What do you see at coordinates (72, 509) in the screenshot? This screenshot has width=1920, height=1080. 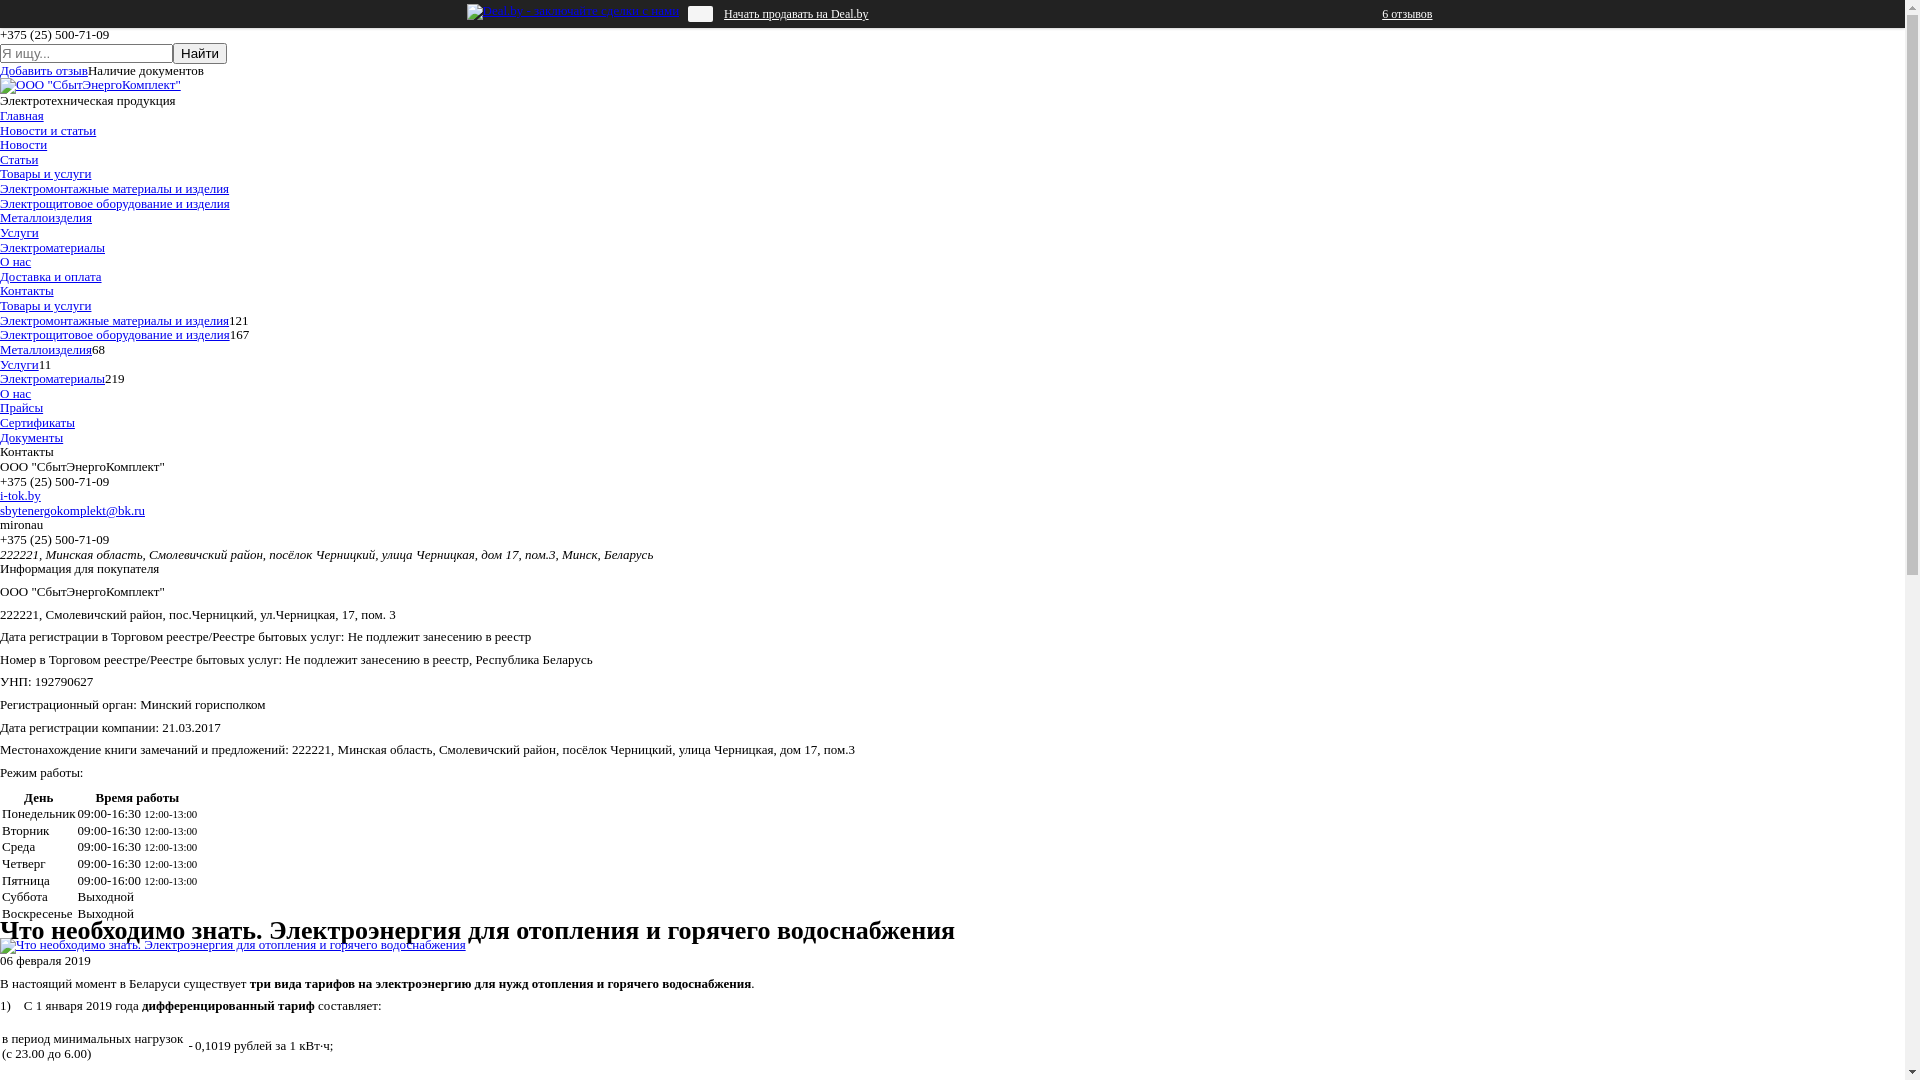 I see `'sbytenergokomplekt@bk.ru'` at bounding box center [72, 509].